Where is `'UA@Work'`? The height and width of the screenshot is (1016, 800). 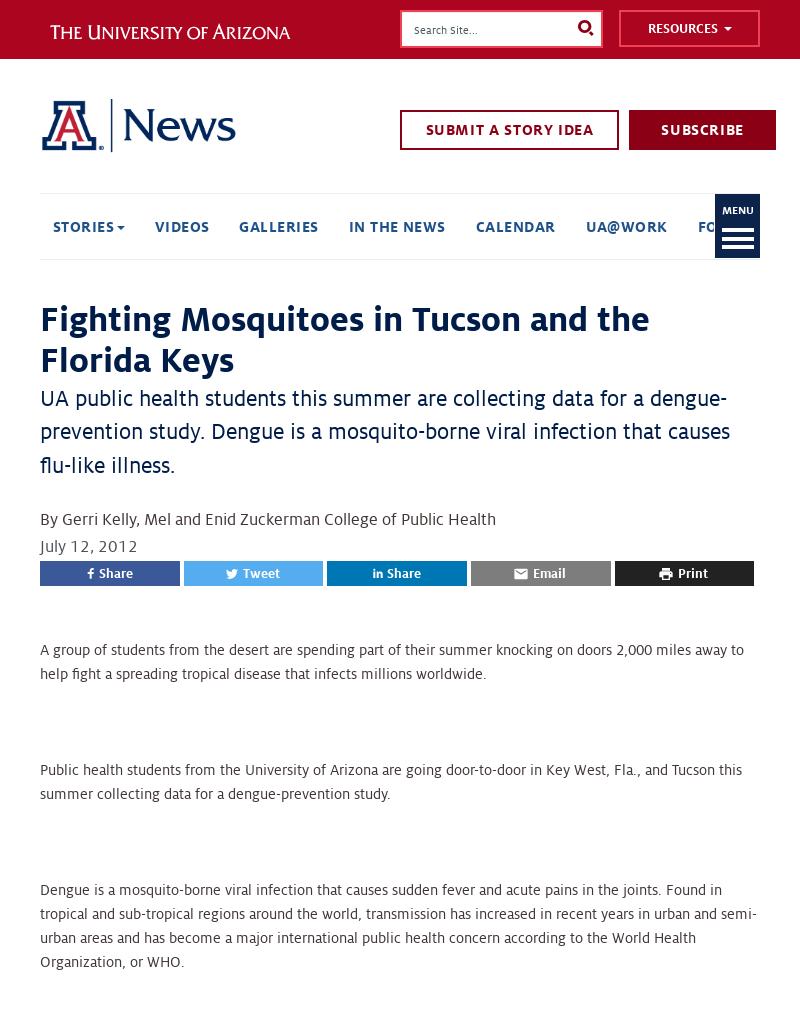
'UA@Work' is located at coordinates (626, 225).